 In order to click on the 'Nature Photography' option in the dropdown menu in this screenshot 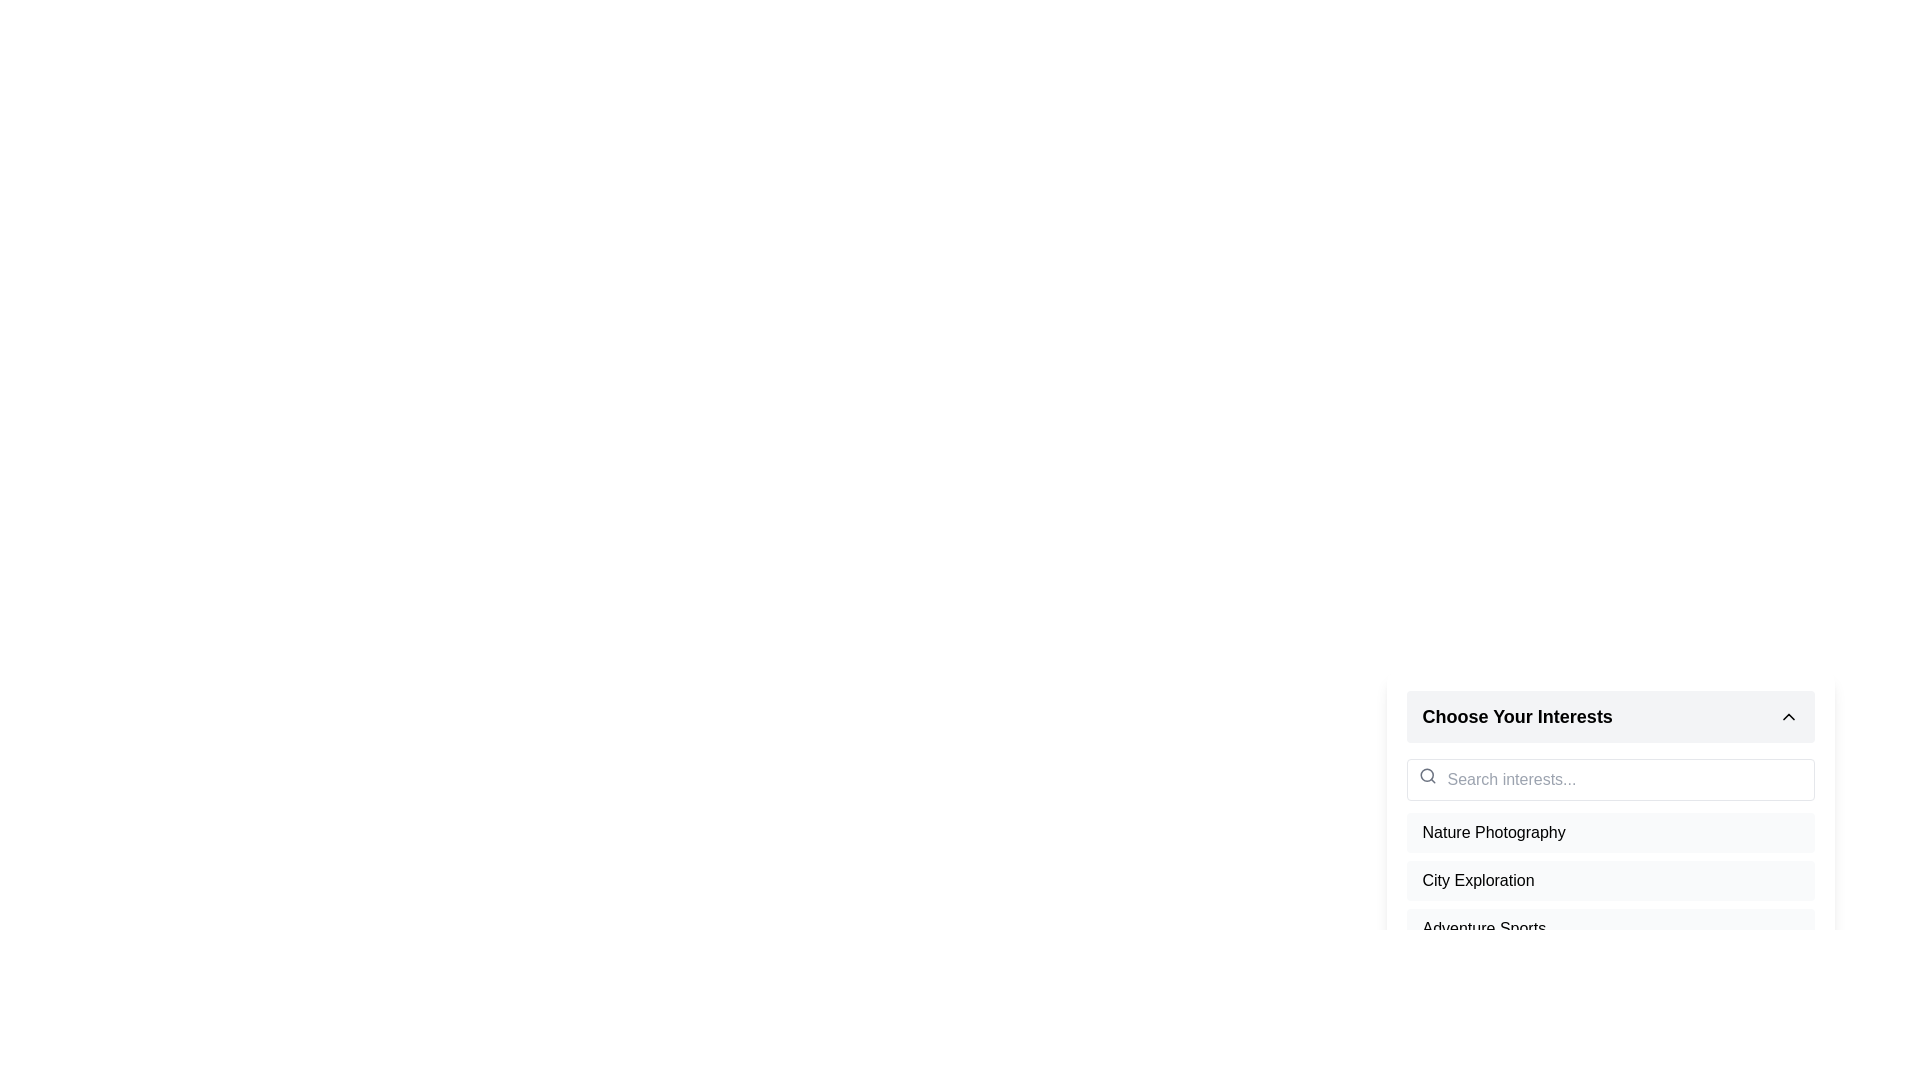, I will do `click(1610, 844)`.